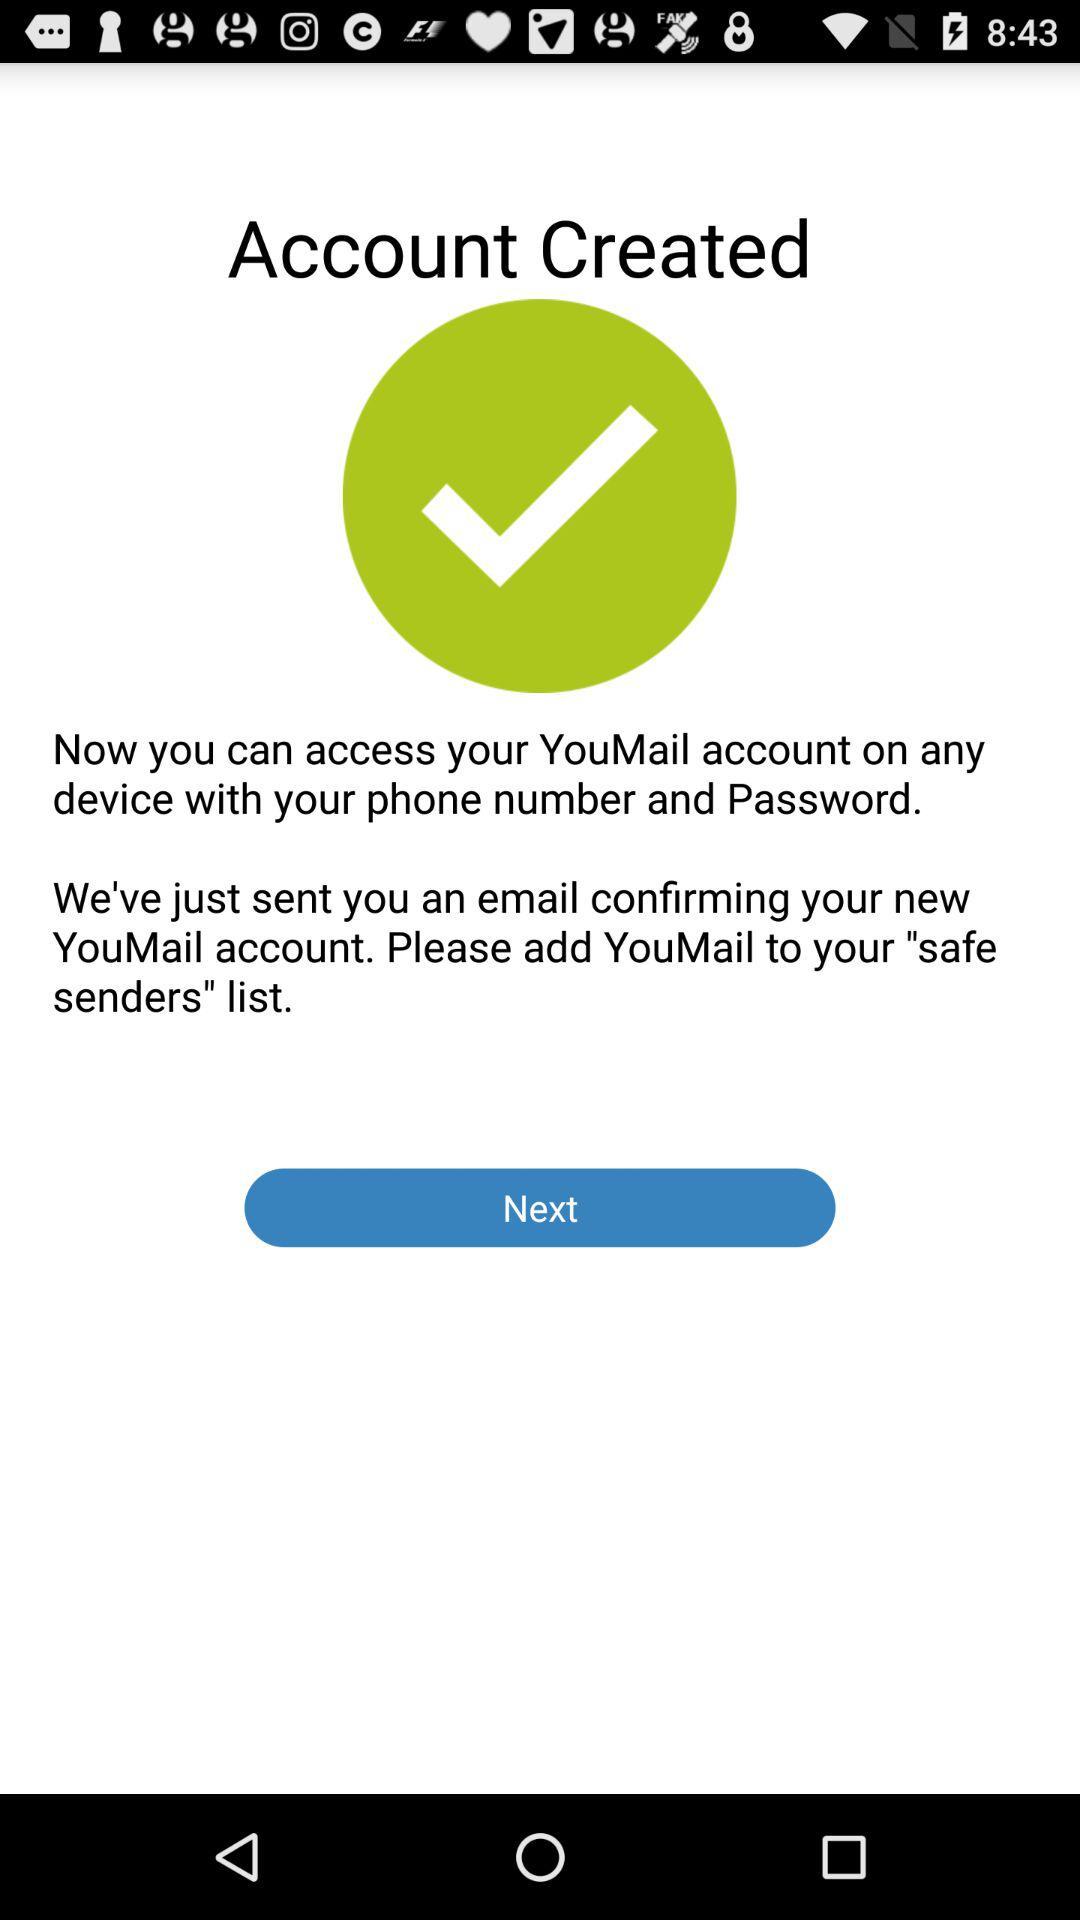  Describe the element at coordinates (540, 1206) in the screenshot. I see `app below now you can item` at that location.